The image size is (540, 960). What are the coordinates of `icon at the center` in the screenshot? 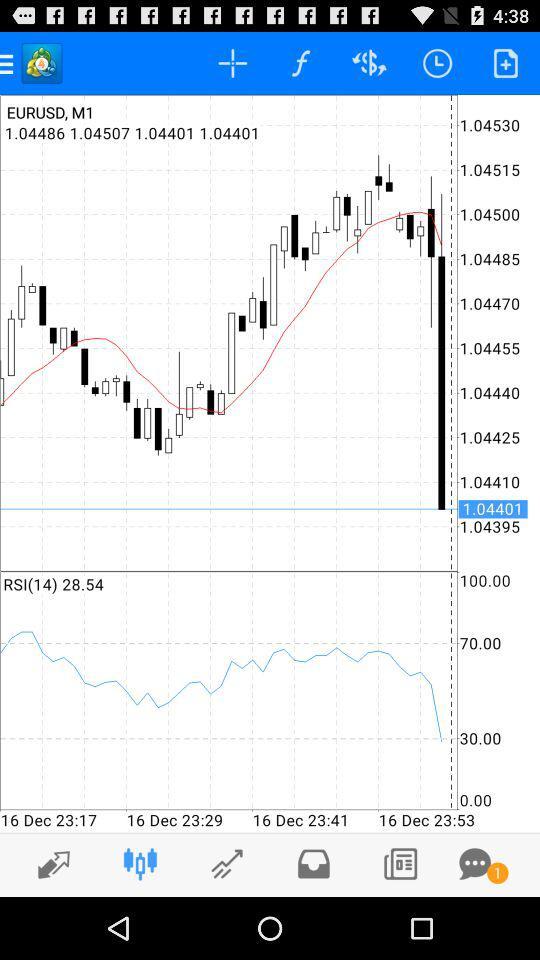 It's located at (270, 463).